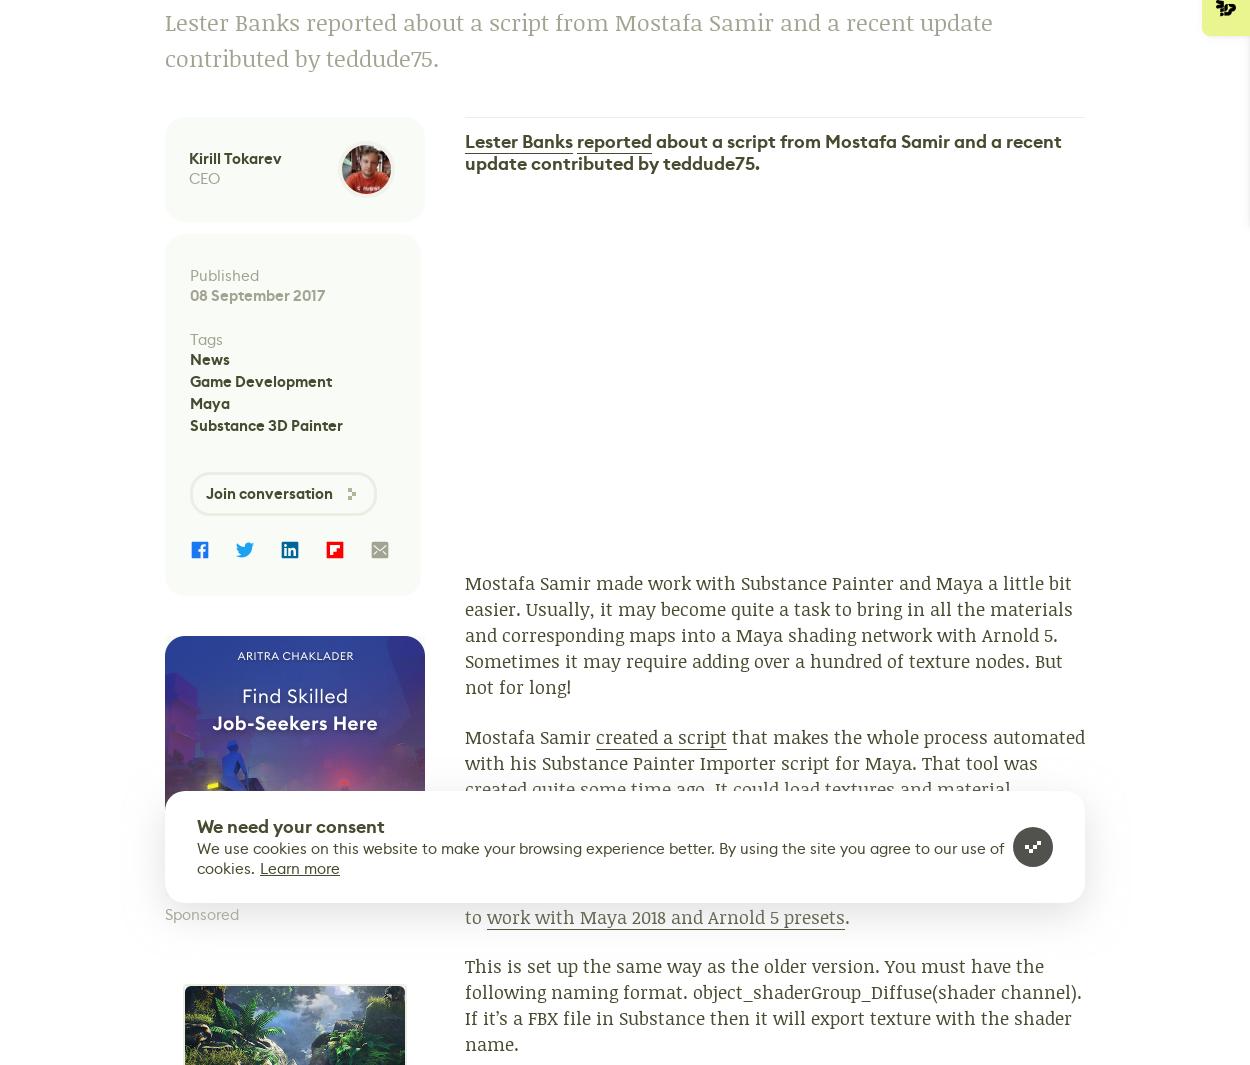 The height and width of the screenshot is (1065, 1250). What do you see at coordinates (260, 868) in the screenshot?
I see `'Learn more'` at bounding box center [260, 868].